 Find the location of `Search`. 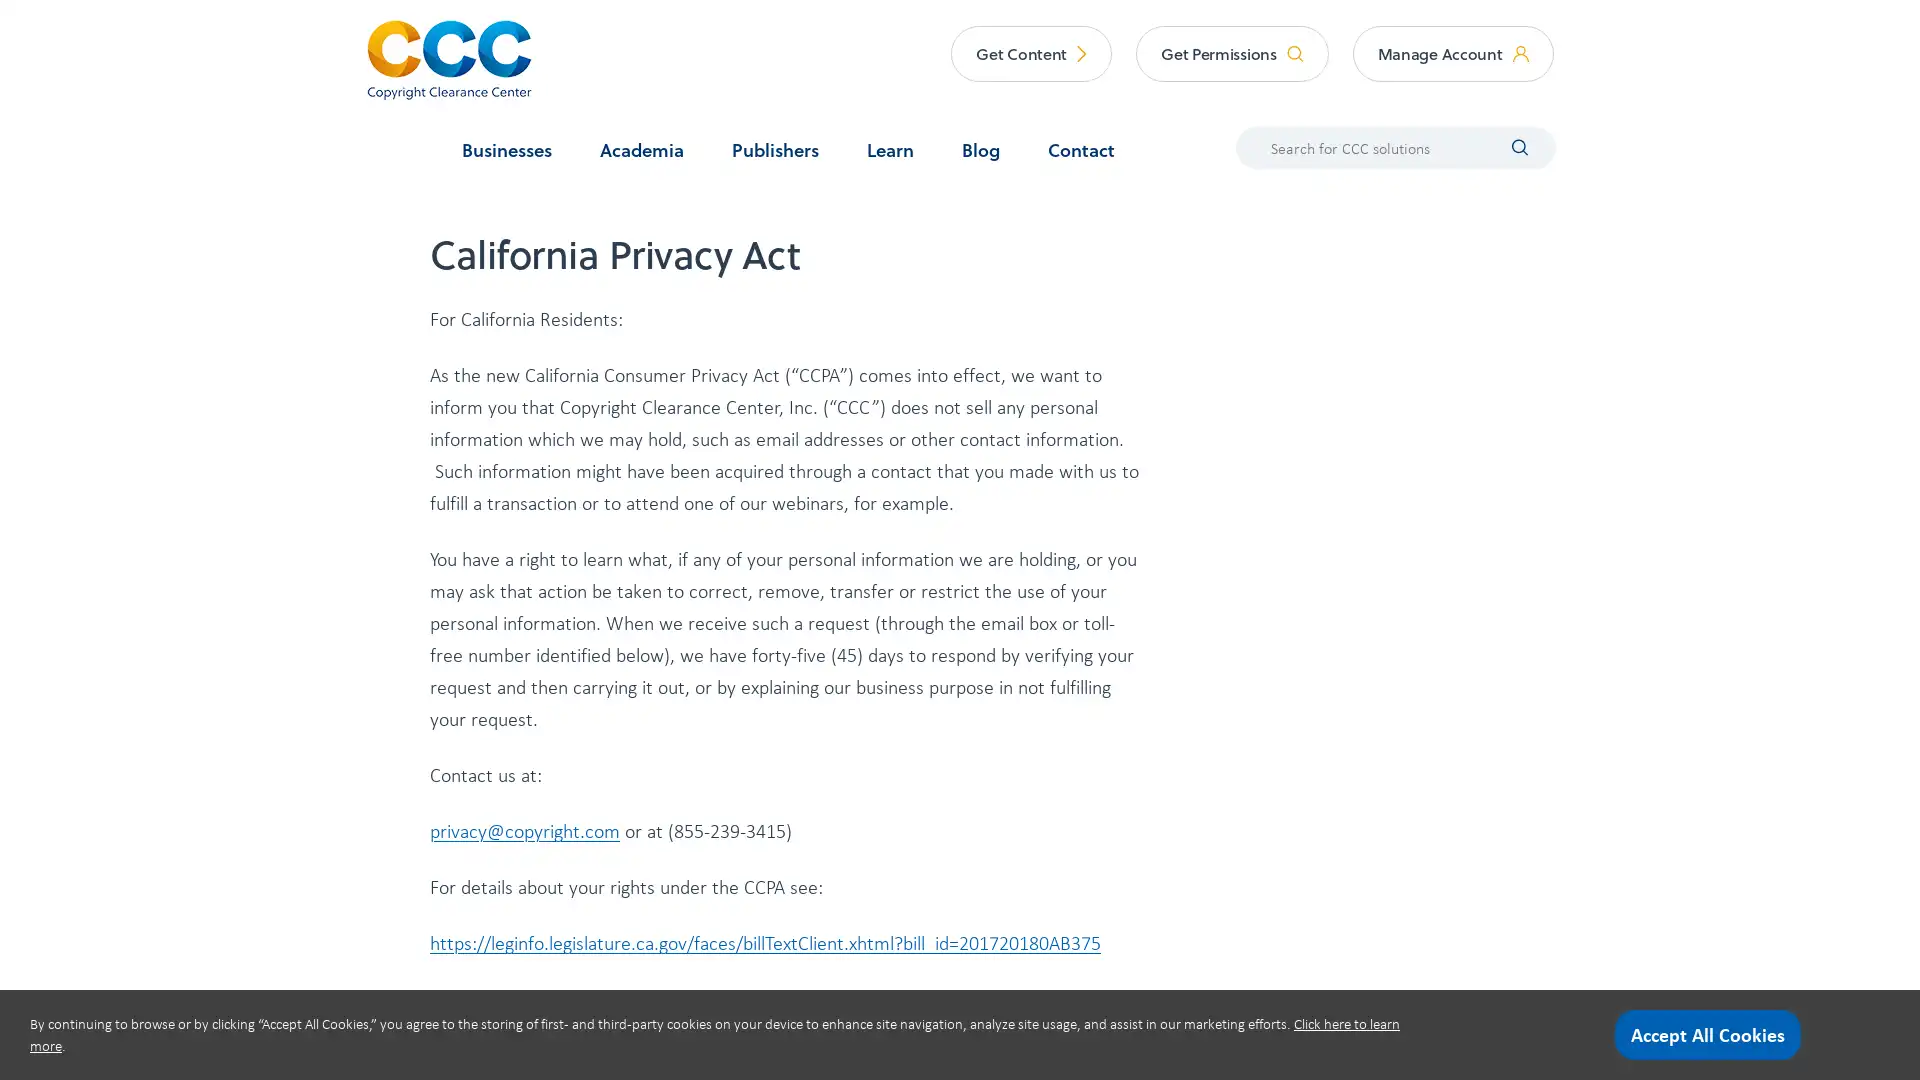

Search is located at coordinates (1506, 145).